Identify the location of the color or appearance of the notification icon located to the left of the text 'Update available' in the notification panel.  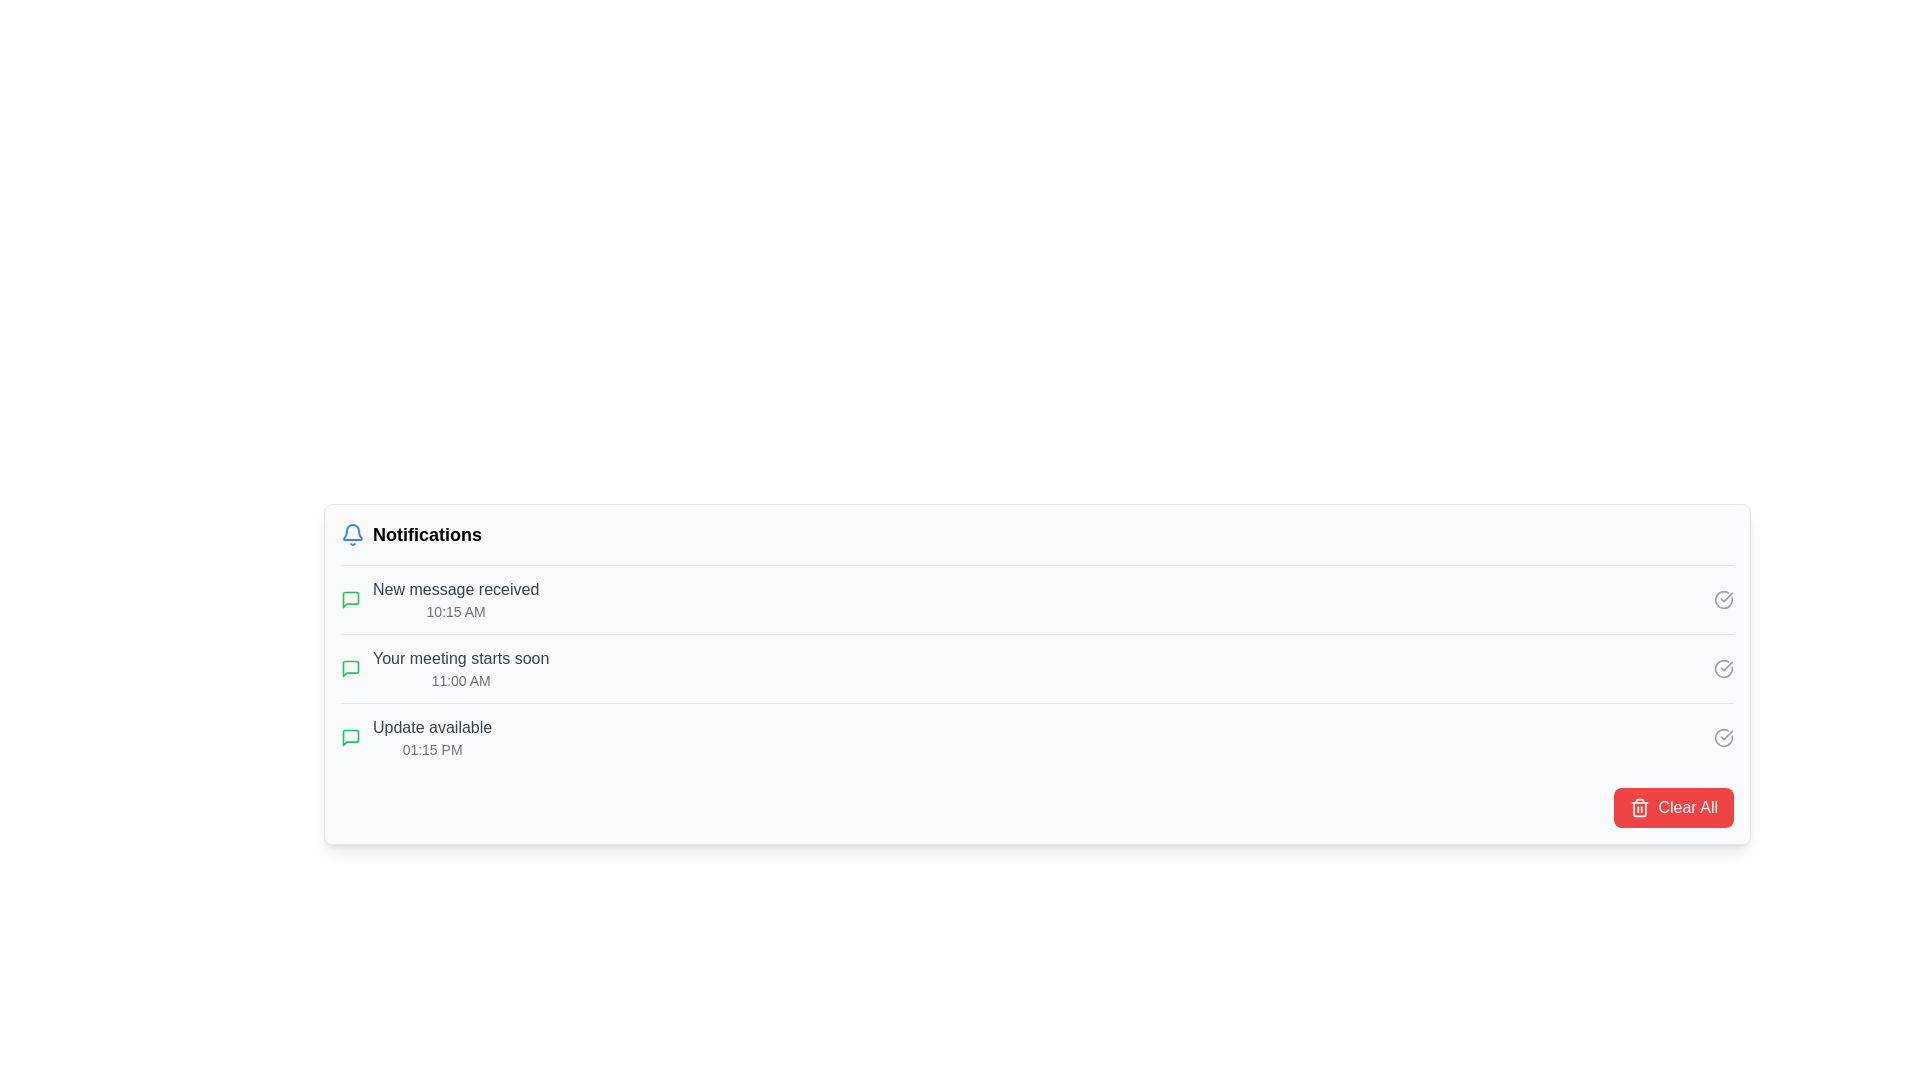
(350, 737).